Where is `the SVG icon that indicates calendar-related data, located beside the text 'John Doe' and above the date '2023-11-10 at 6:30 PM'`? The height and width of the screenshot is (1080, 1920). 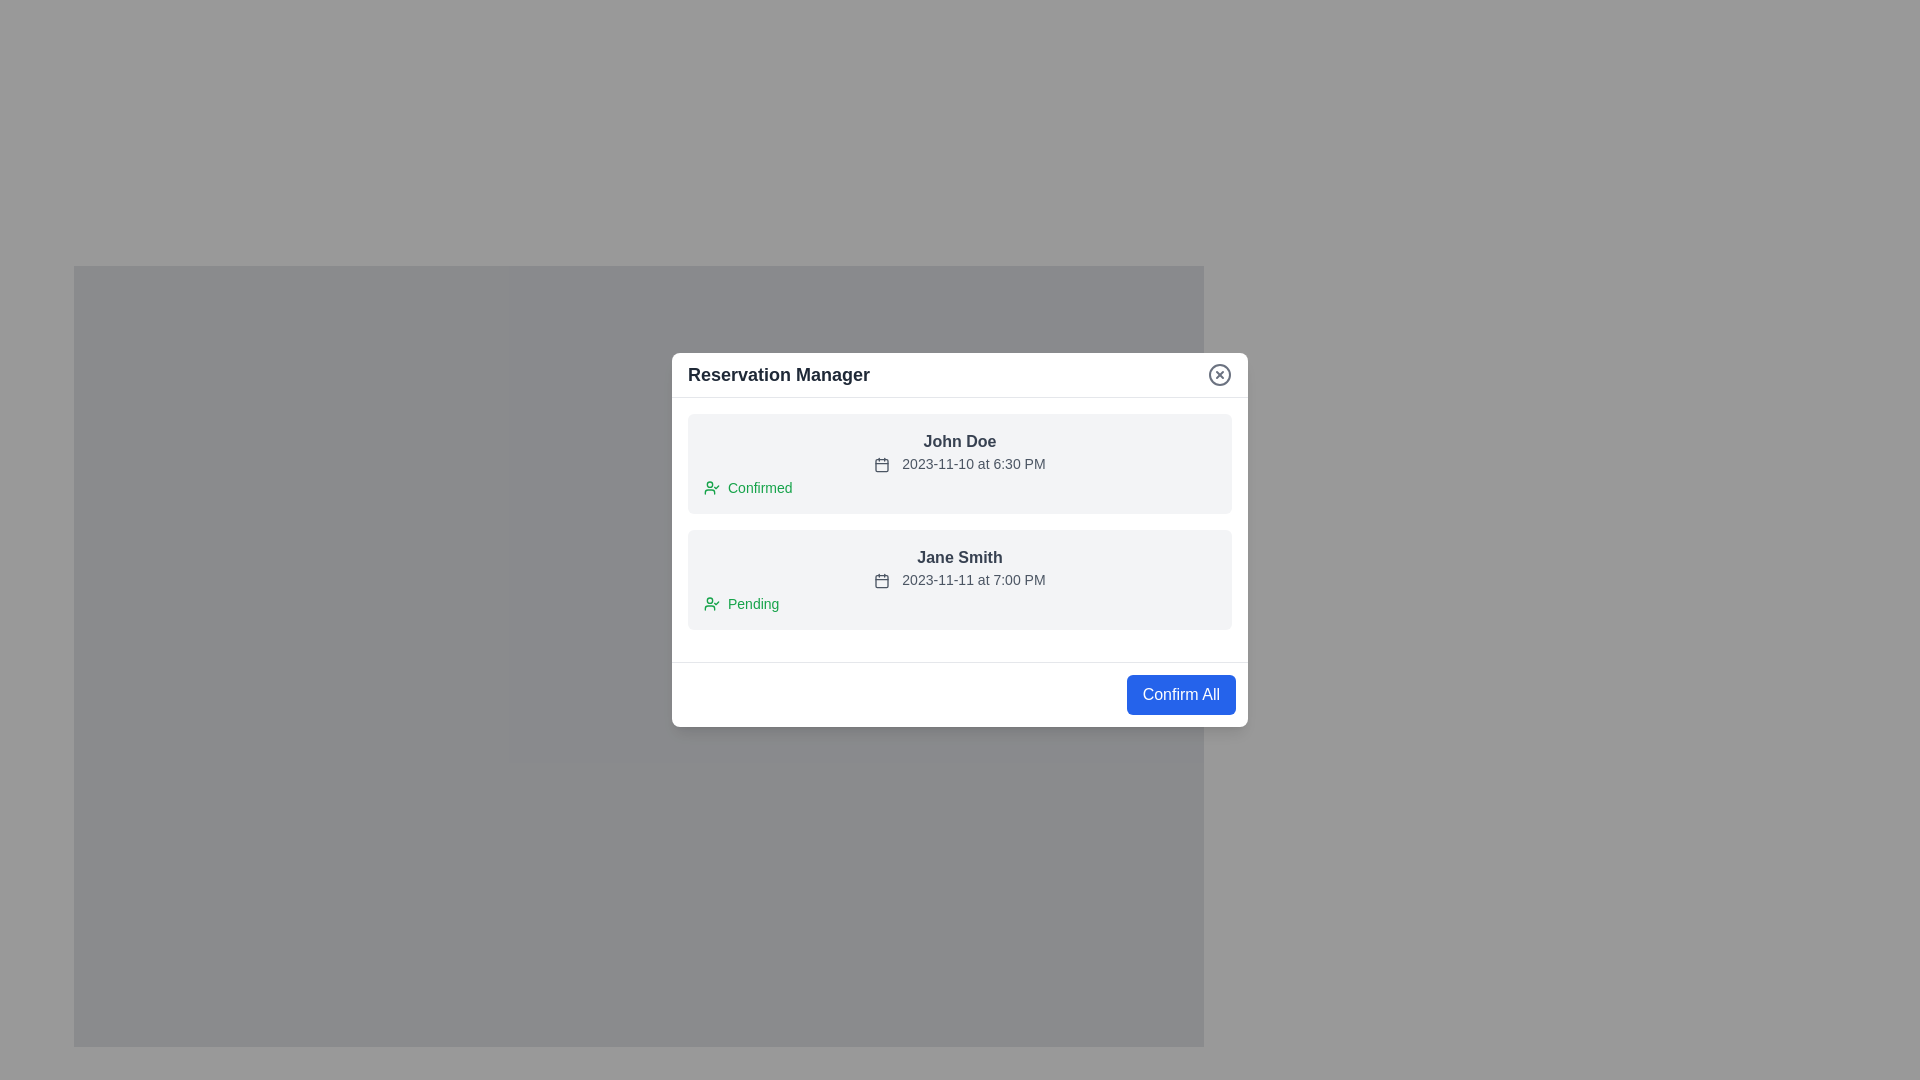
the SVG icon that indicates calendar-related data, located beside the text 'John Doe' and above the date '2023-11-10 at 6:30 PM' is located at coordinates (881, 465).